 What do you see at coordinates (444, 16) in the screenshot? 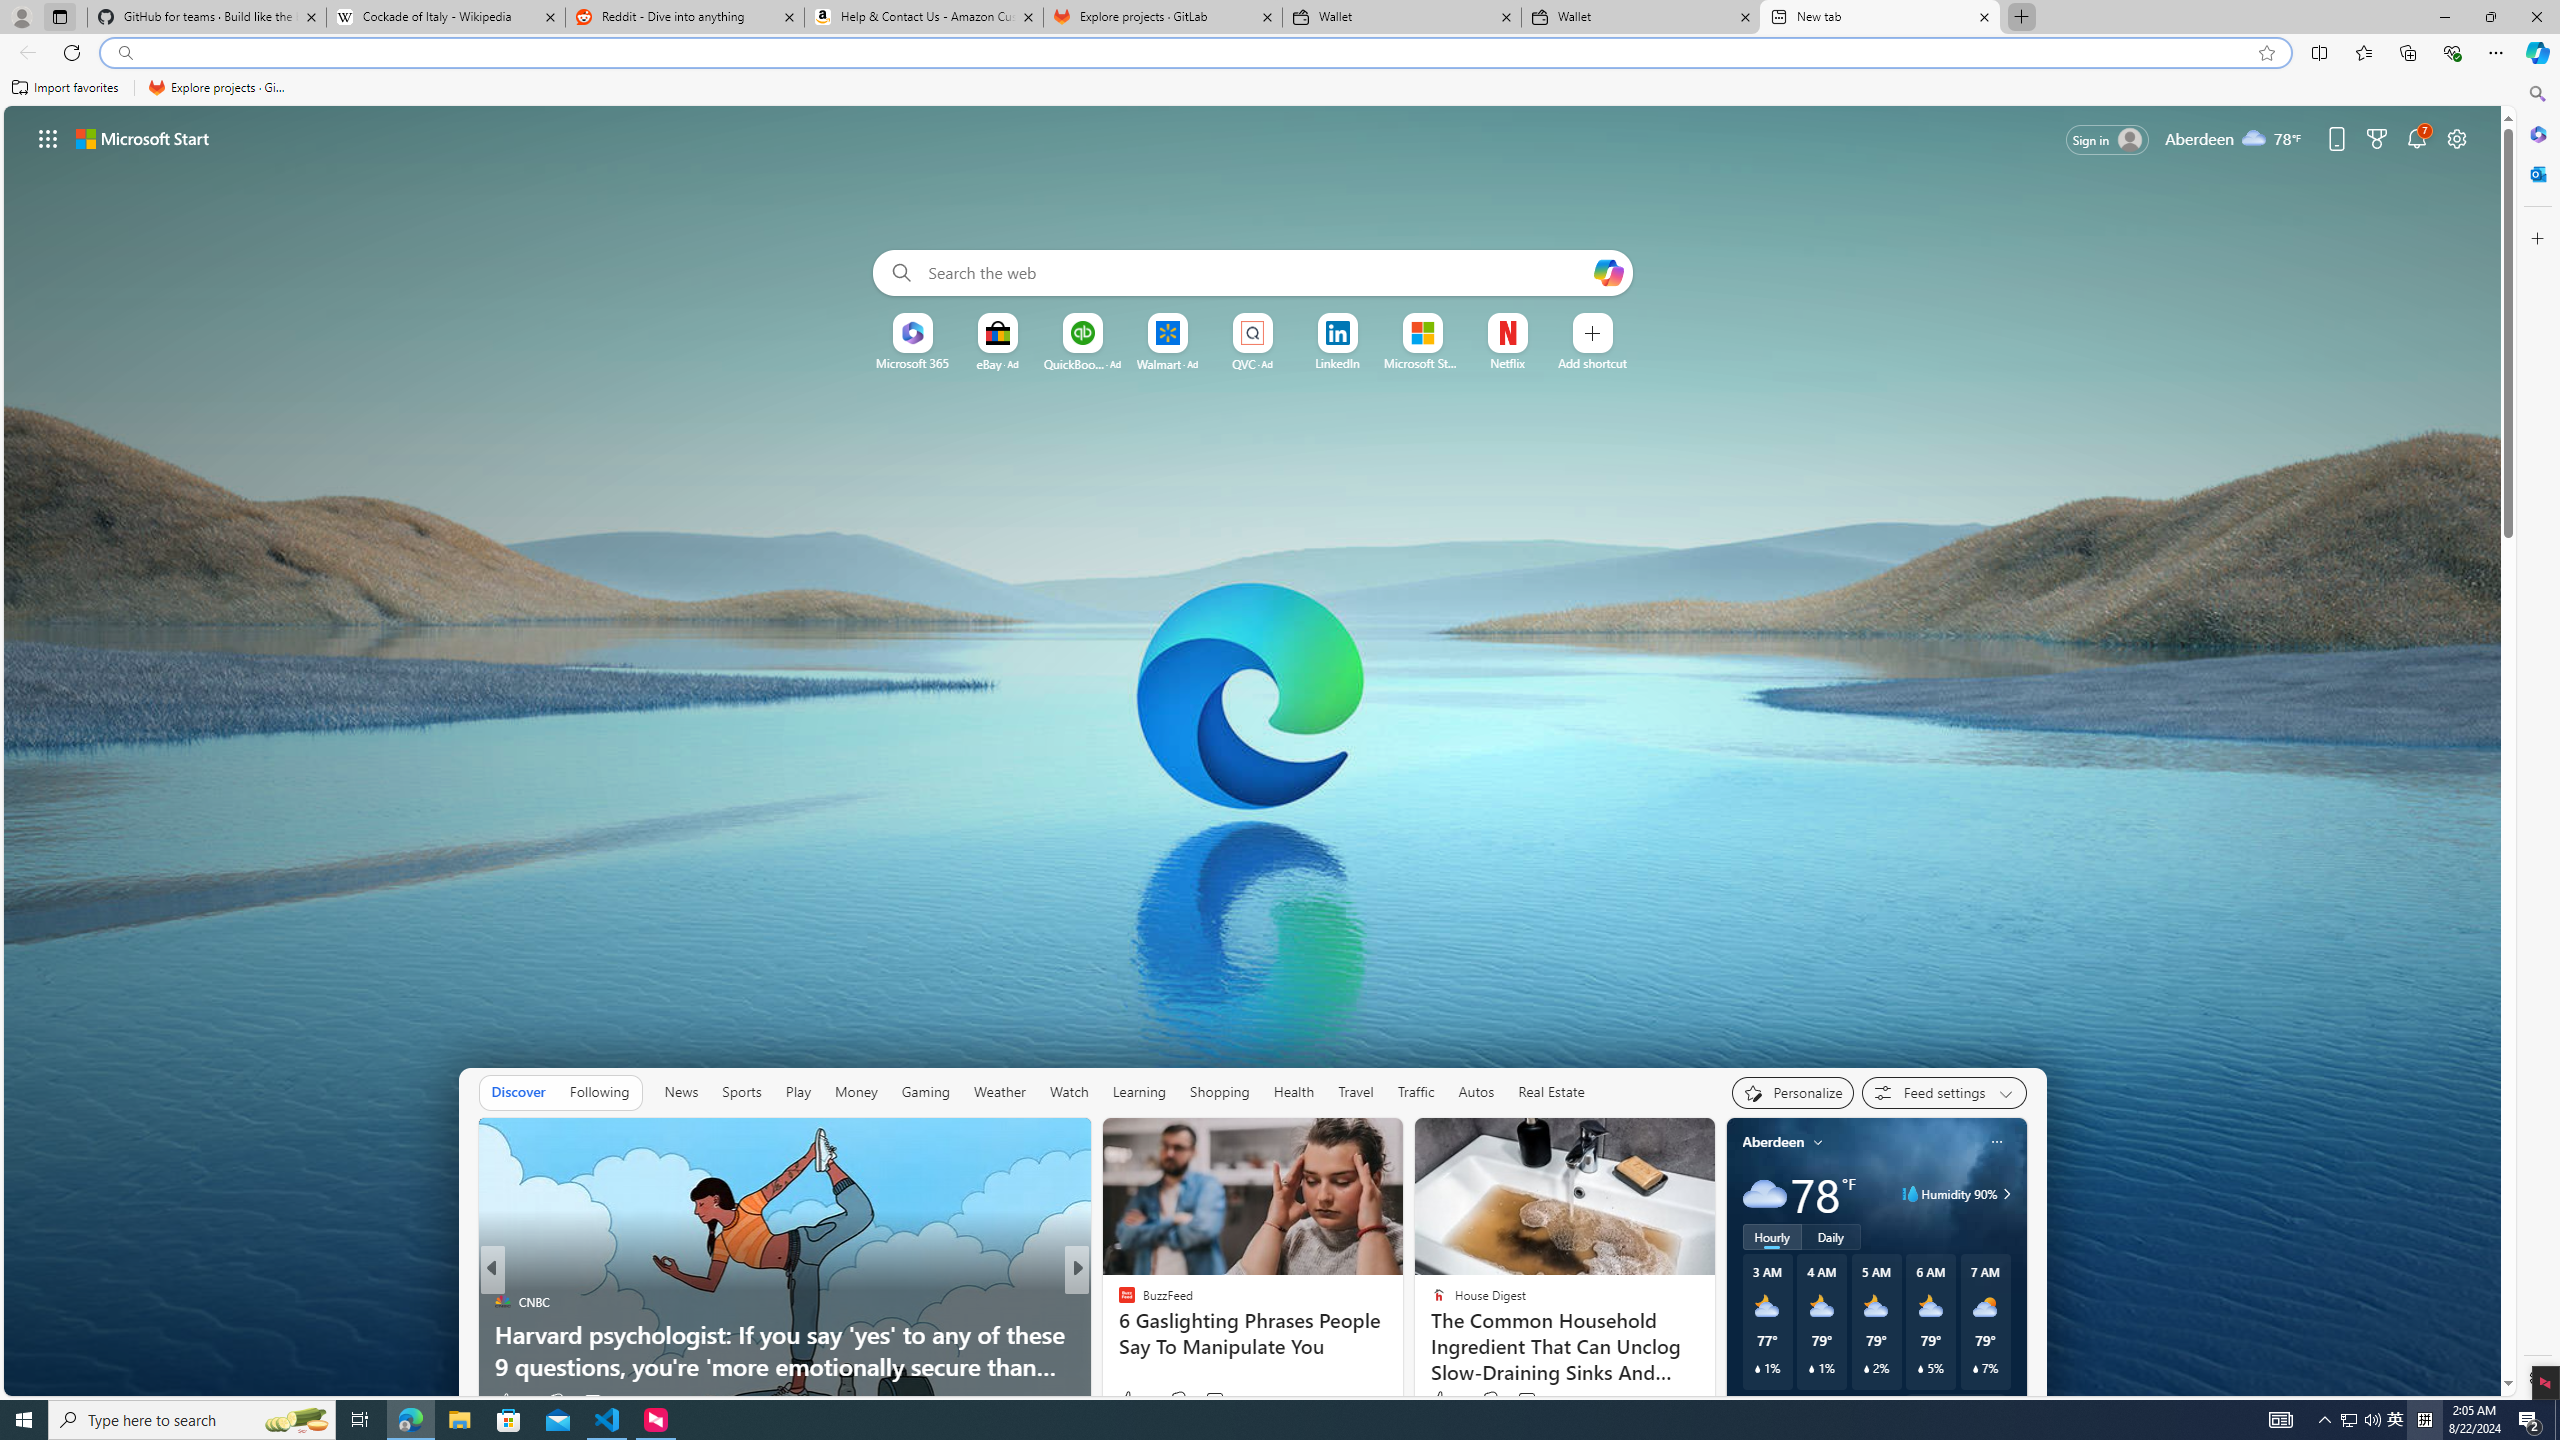
I see `'Cockade of Italy - Wikipedia'` at bounding box center [444, 16].